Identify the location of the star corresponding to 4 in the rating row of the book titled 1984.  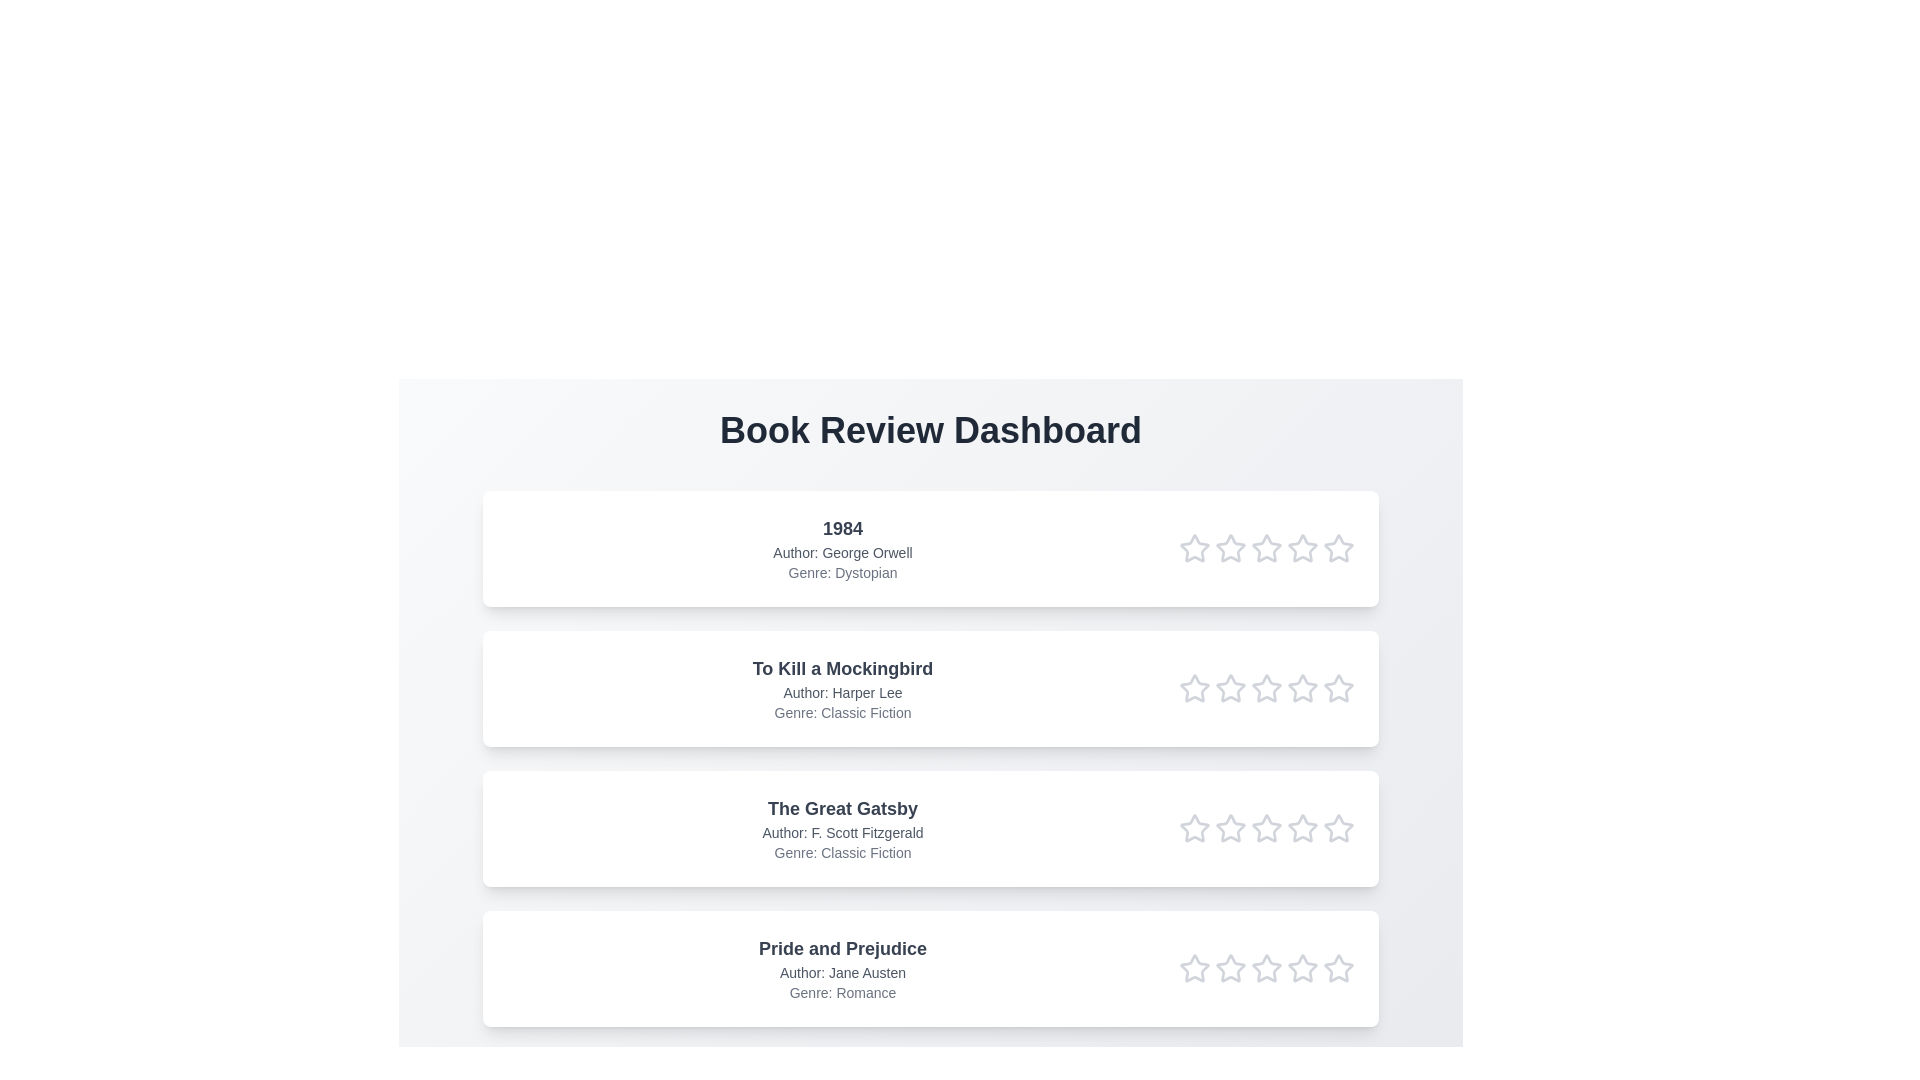
(1302, 548).